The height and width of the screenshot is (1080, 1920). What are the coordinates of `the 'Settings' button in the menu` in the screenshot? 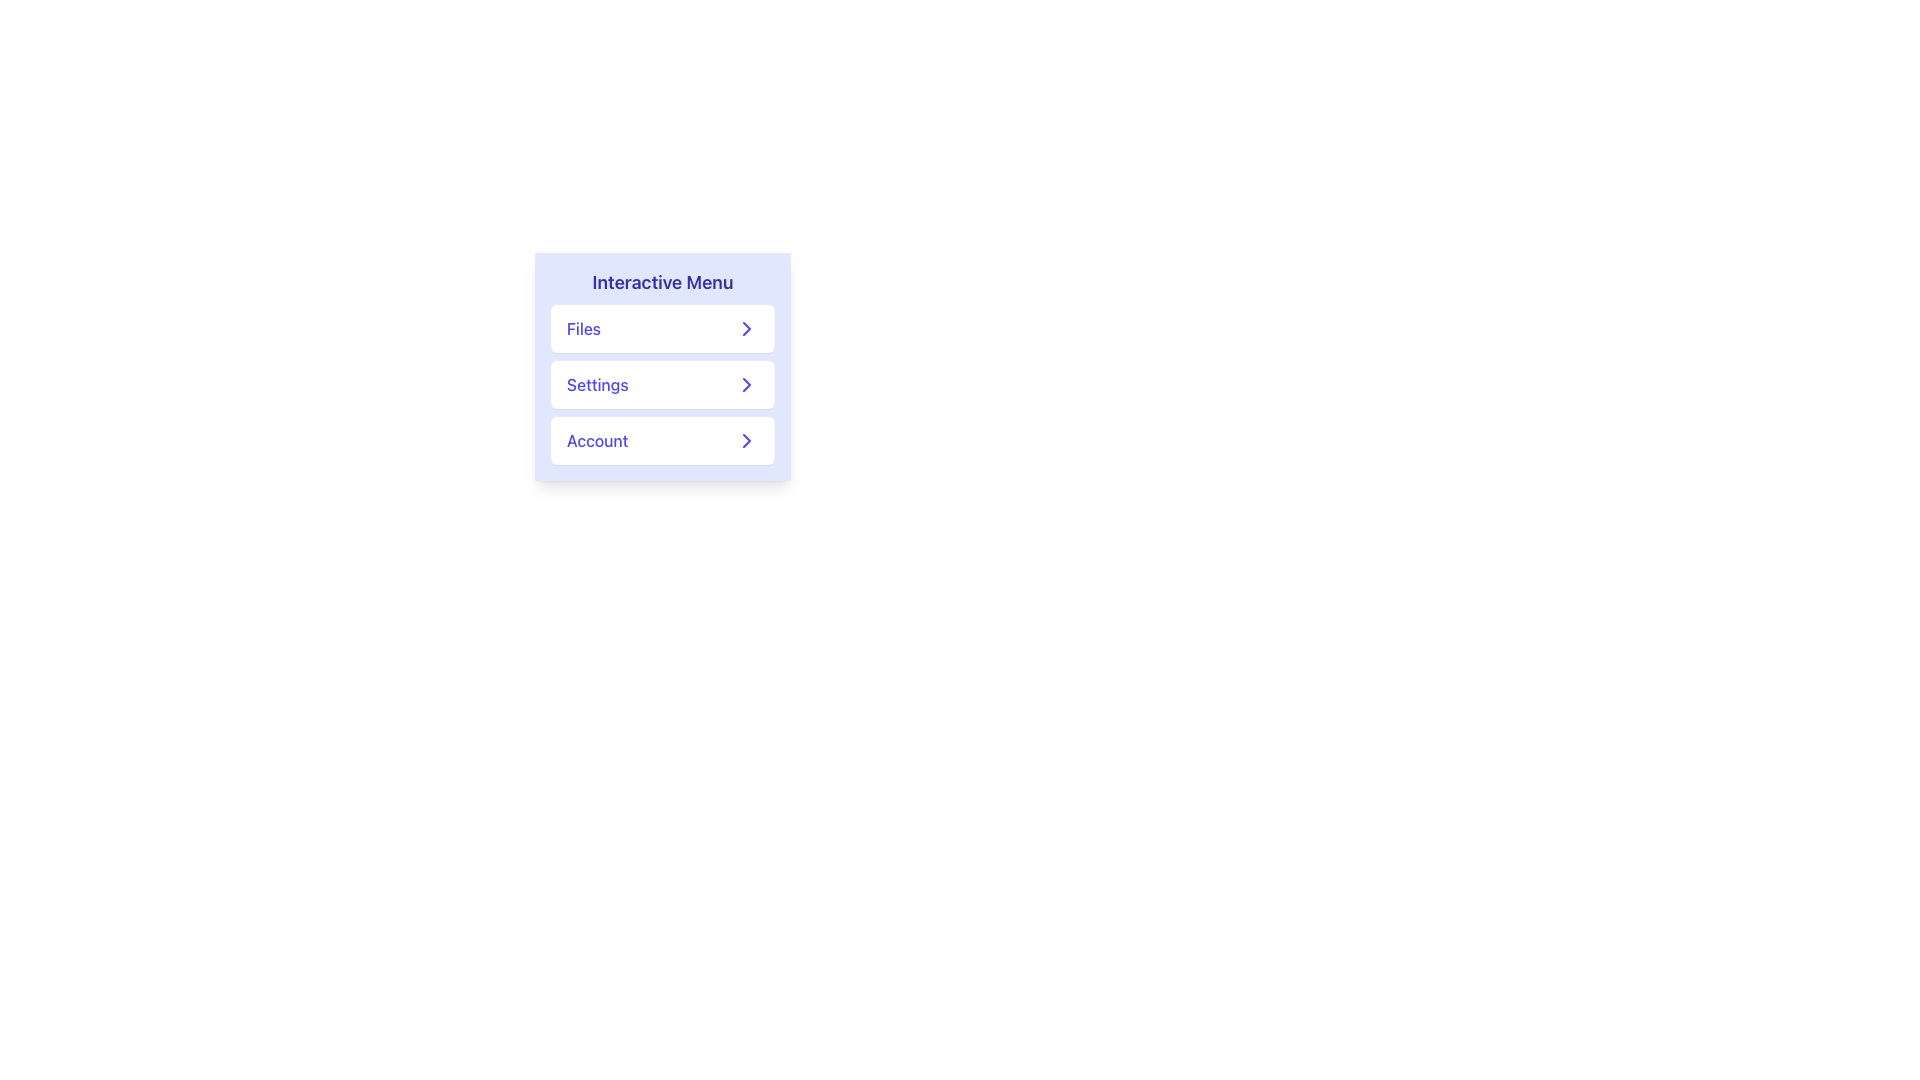 It's located at (662, 385).